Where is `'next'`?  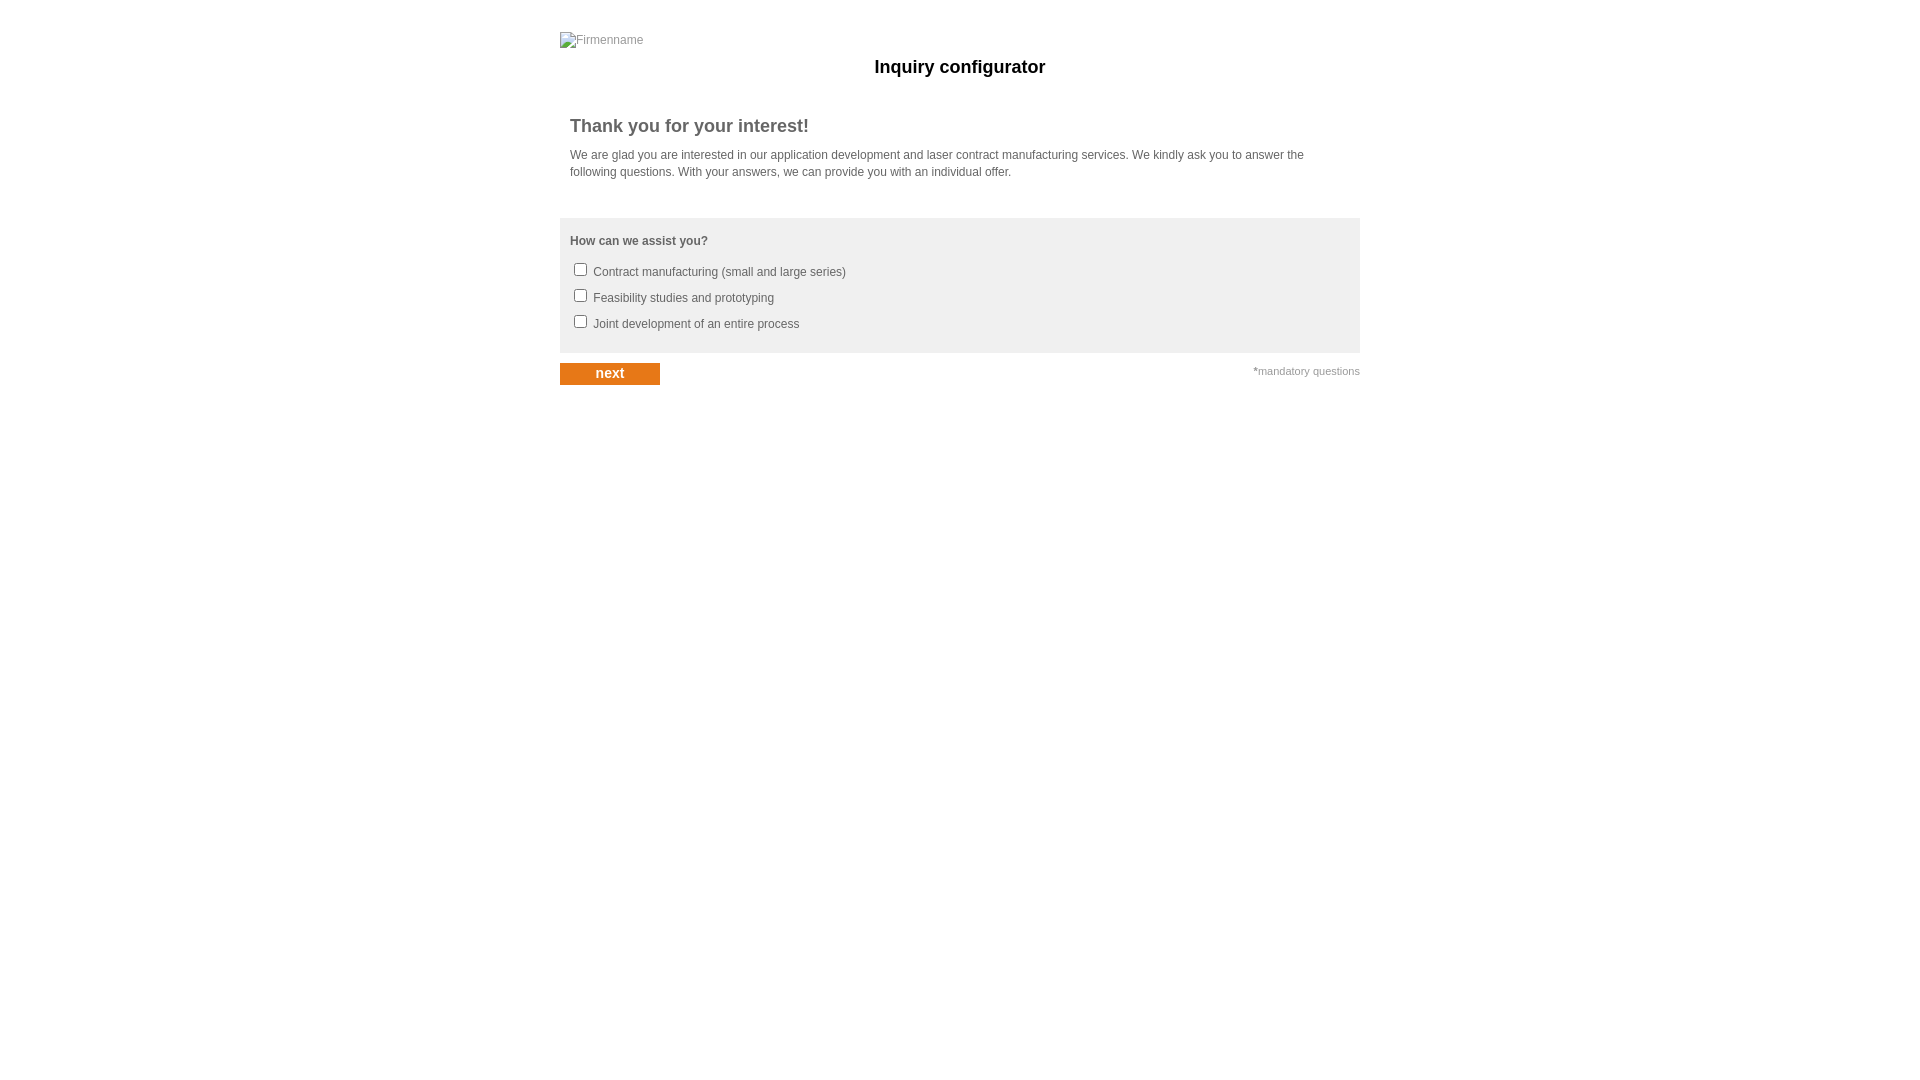 'next' is located at coordinates (608, 374).